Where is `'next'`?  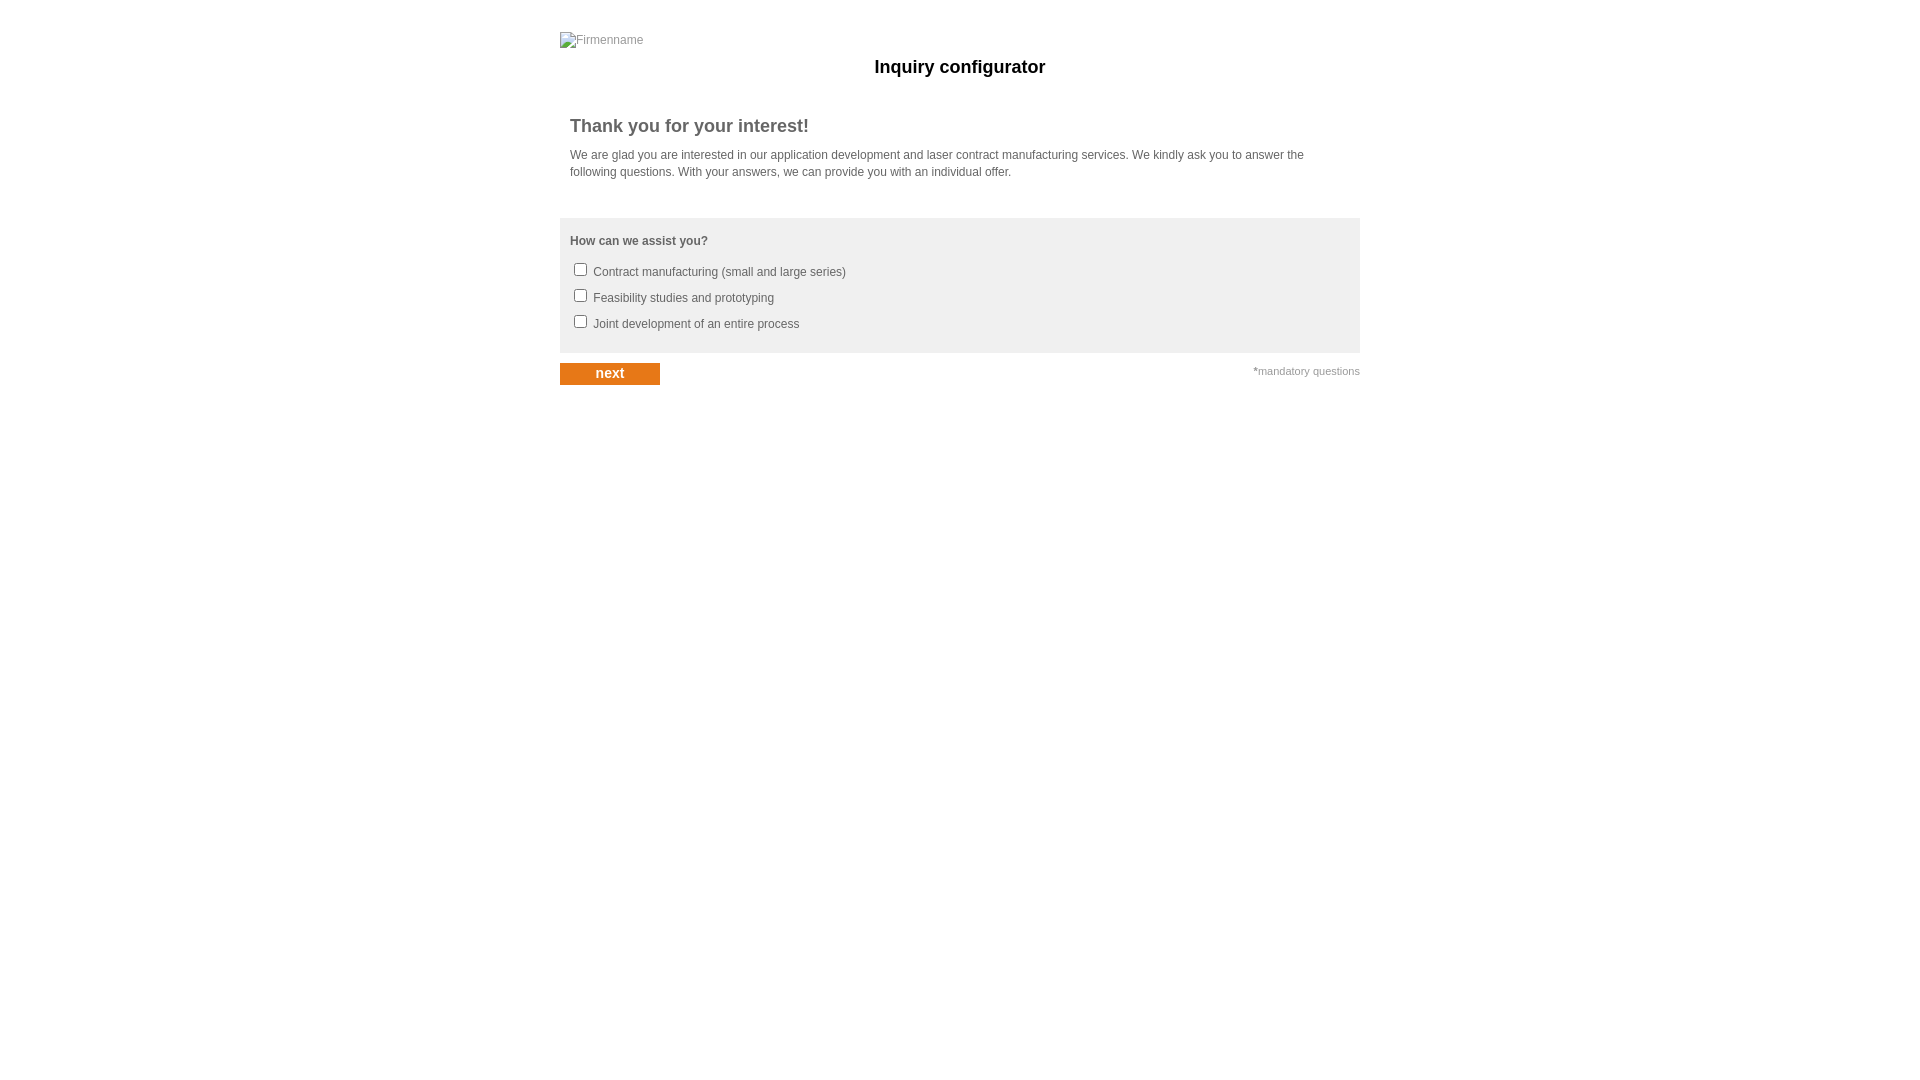 'next' is located at coordinates (608, 374).